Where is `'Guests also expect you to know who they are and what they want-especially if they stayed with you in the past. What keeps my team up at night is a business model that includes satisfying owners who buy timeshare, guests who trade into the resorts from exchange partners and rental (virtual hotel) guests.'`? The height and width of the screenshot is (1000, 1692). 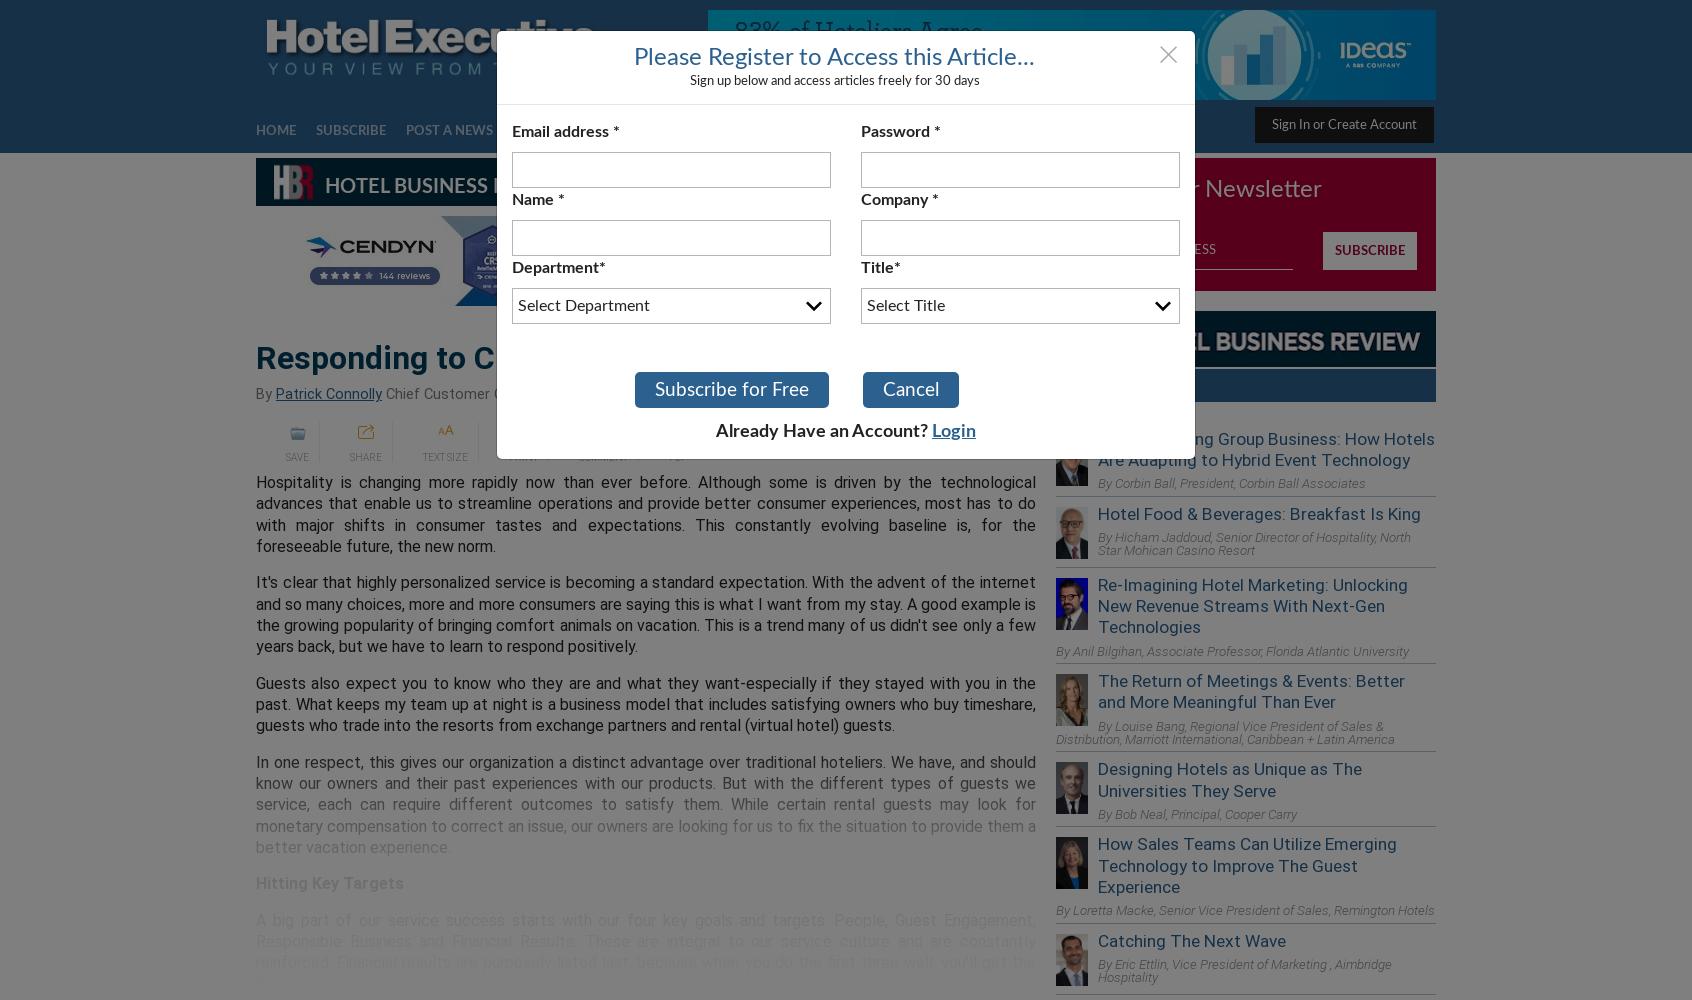
'Guests also expect you to know who they are and what they want-especially if they stayed with you in the past. What keeps my team up at night is a business model that includes satisfying owners who buy timeshare, guests who trade into the resorts from exchange partners and rental (virtual hotel) guests.' is located at coordinates (646, 703).